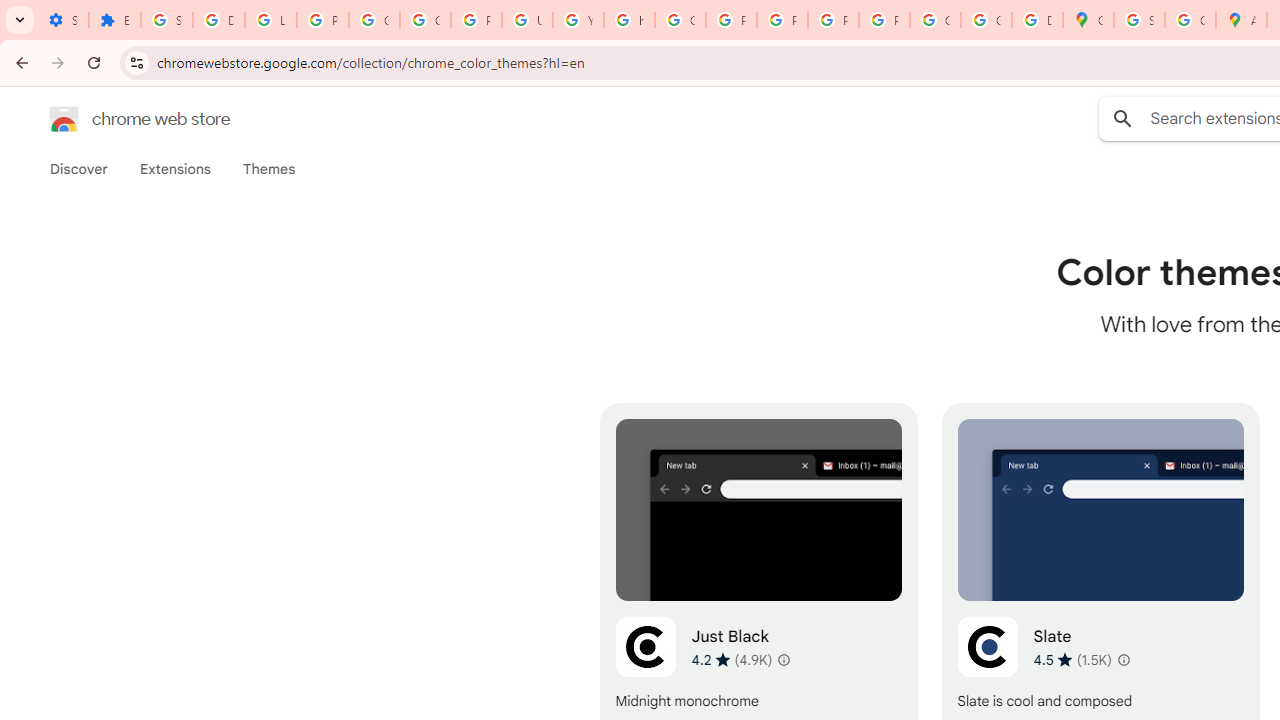 The width and height of the screenshot is (1280, 720). I want to click on 'Average rating 4.2 out of 5 stars. 4.9K ratings.', so click(731, 659).